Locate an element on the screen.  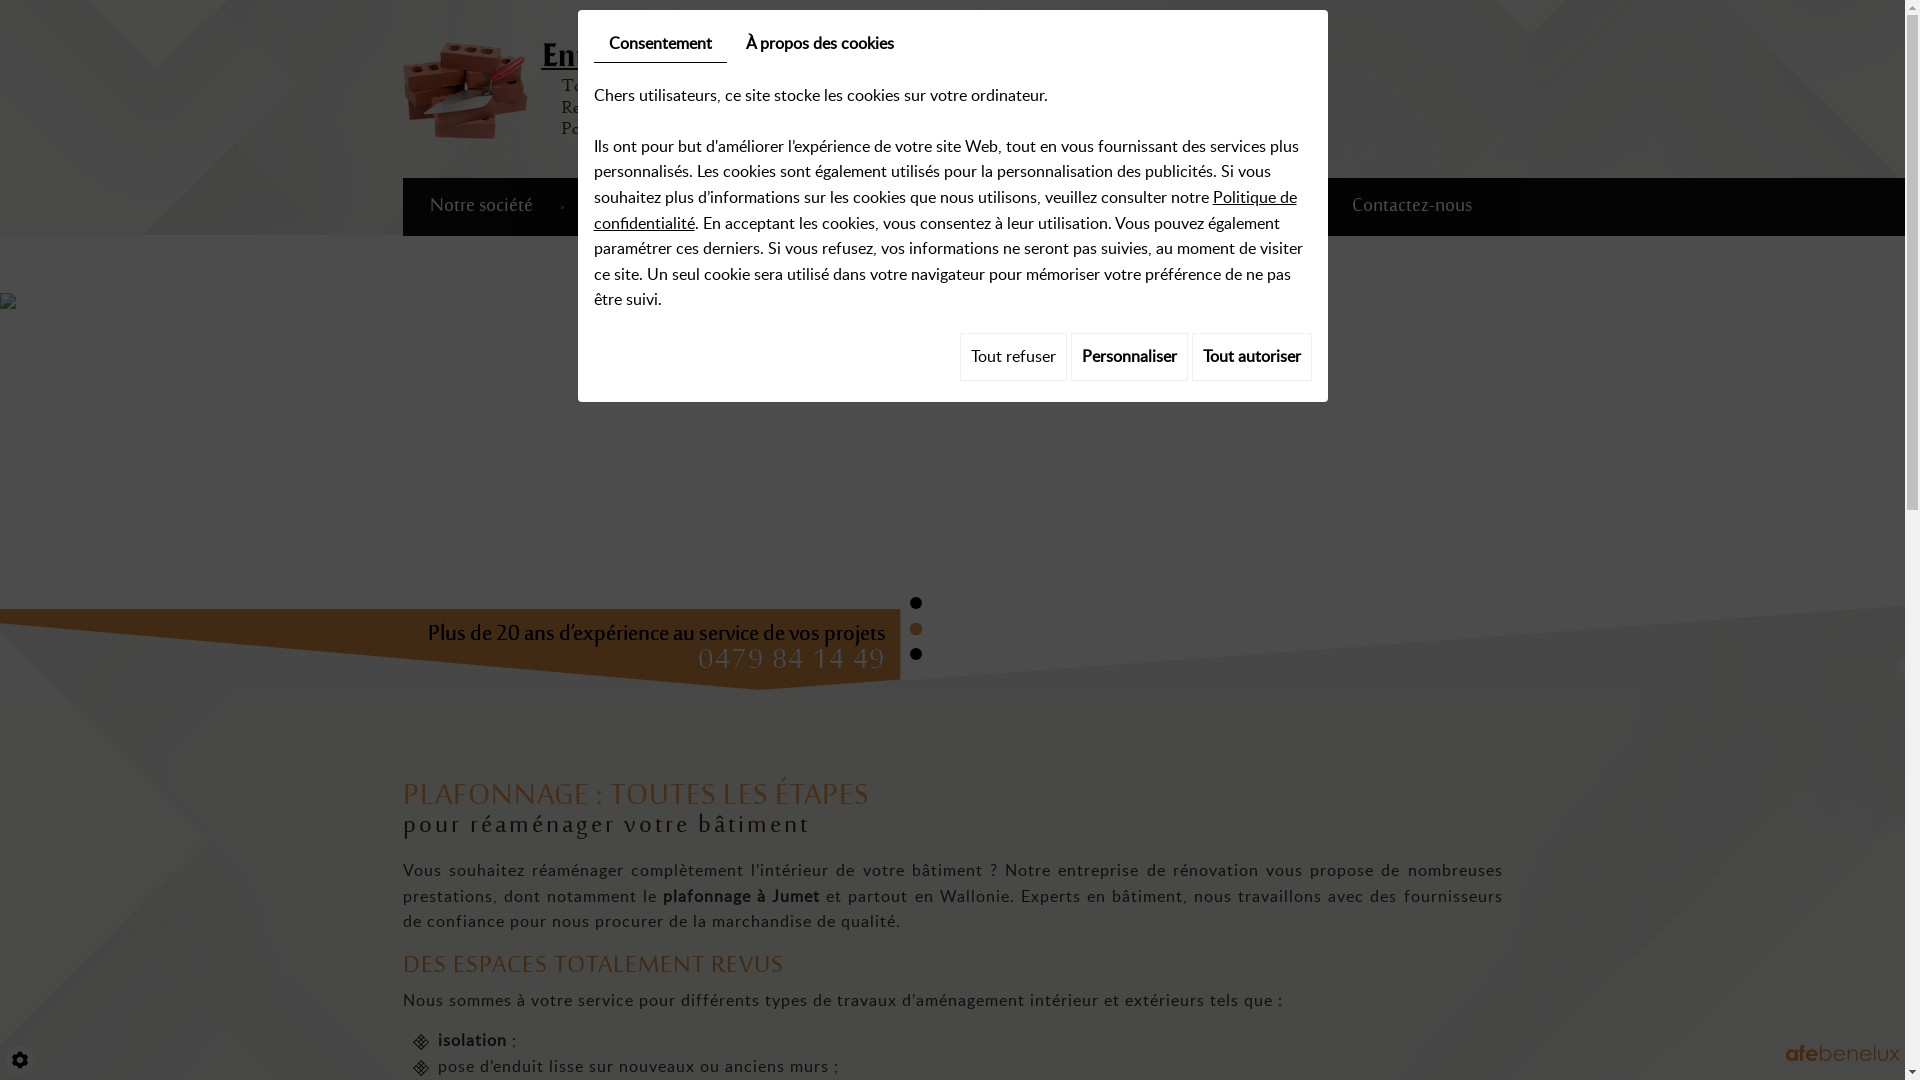
'Carrelage' is located at coordinates (868, 207).